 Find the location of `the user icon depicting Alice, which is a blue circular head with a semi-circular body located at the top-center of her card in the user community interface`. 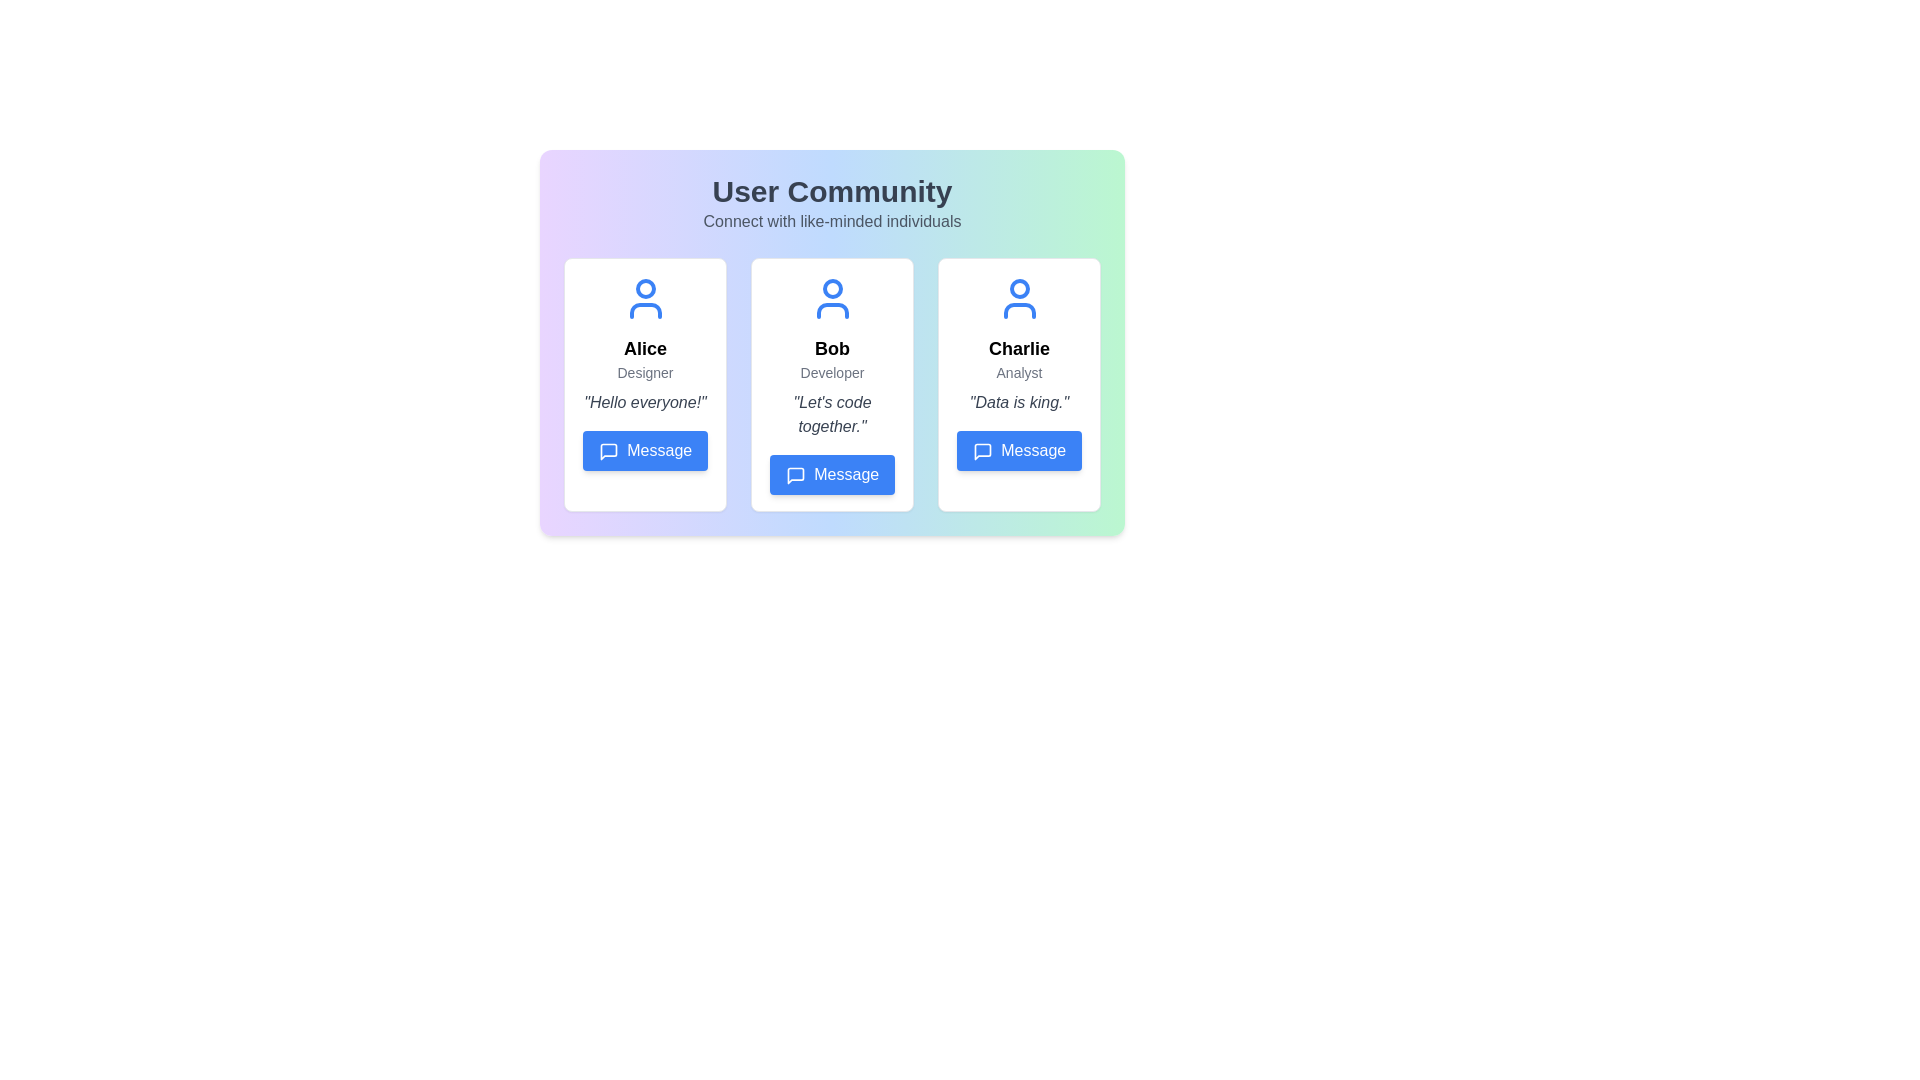

the user icon depicting Alice, which is a blue circular head with a semi-circular body located at the top-center of her card in the user community interface is located at coordinates (645, 299).